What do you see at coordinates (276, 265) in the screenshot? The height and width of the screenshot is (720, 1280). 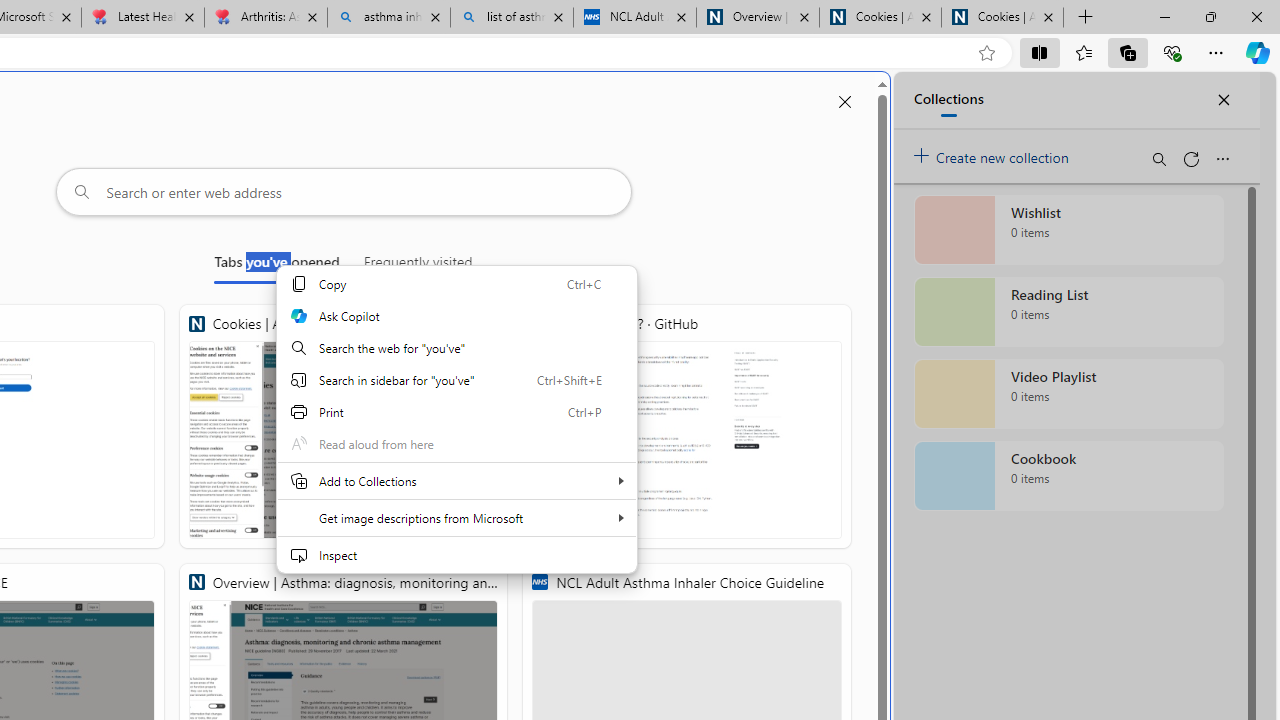 I see `'Tabs you'` at bounding box center [276, 265].